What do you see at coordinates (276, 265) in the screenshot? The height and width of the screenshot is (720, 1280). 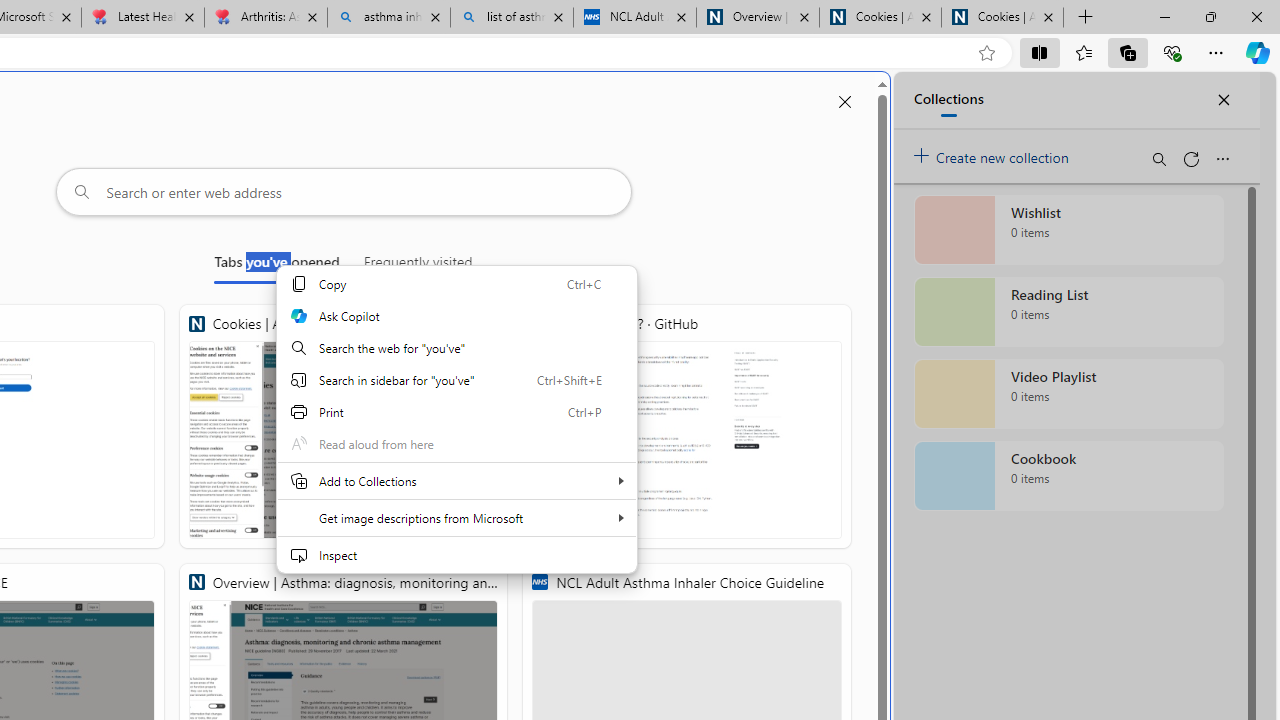 I see `'Tabs you'` at bounding box center [276, 265].